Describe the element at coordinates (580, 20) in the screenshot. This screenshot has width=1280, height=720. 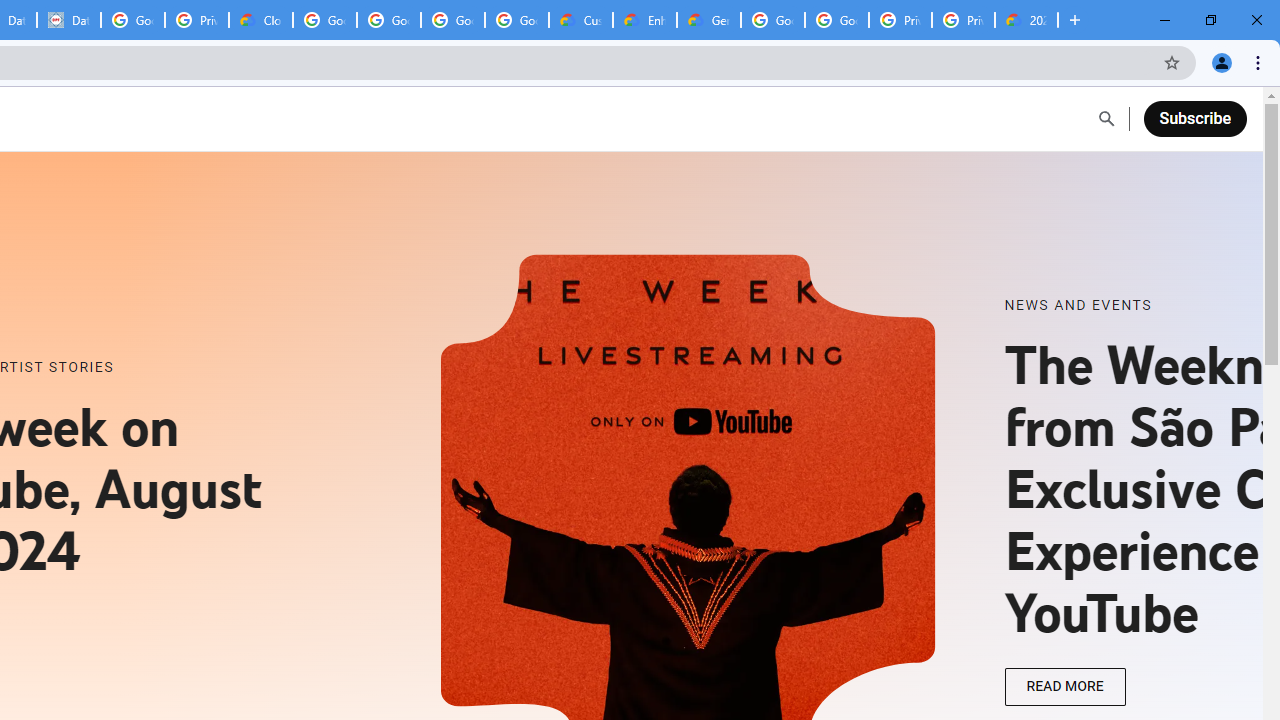
I see `'Customer Care | Google Cloud'` at that location.